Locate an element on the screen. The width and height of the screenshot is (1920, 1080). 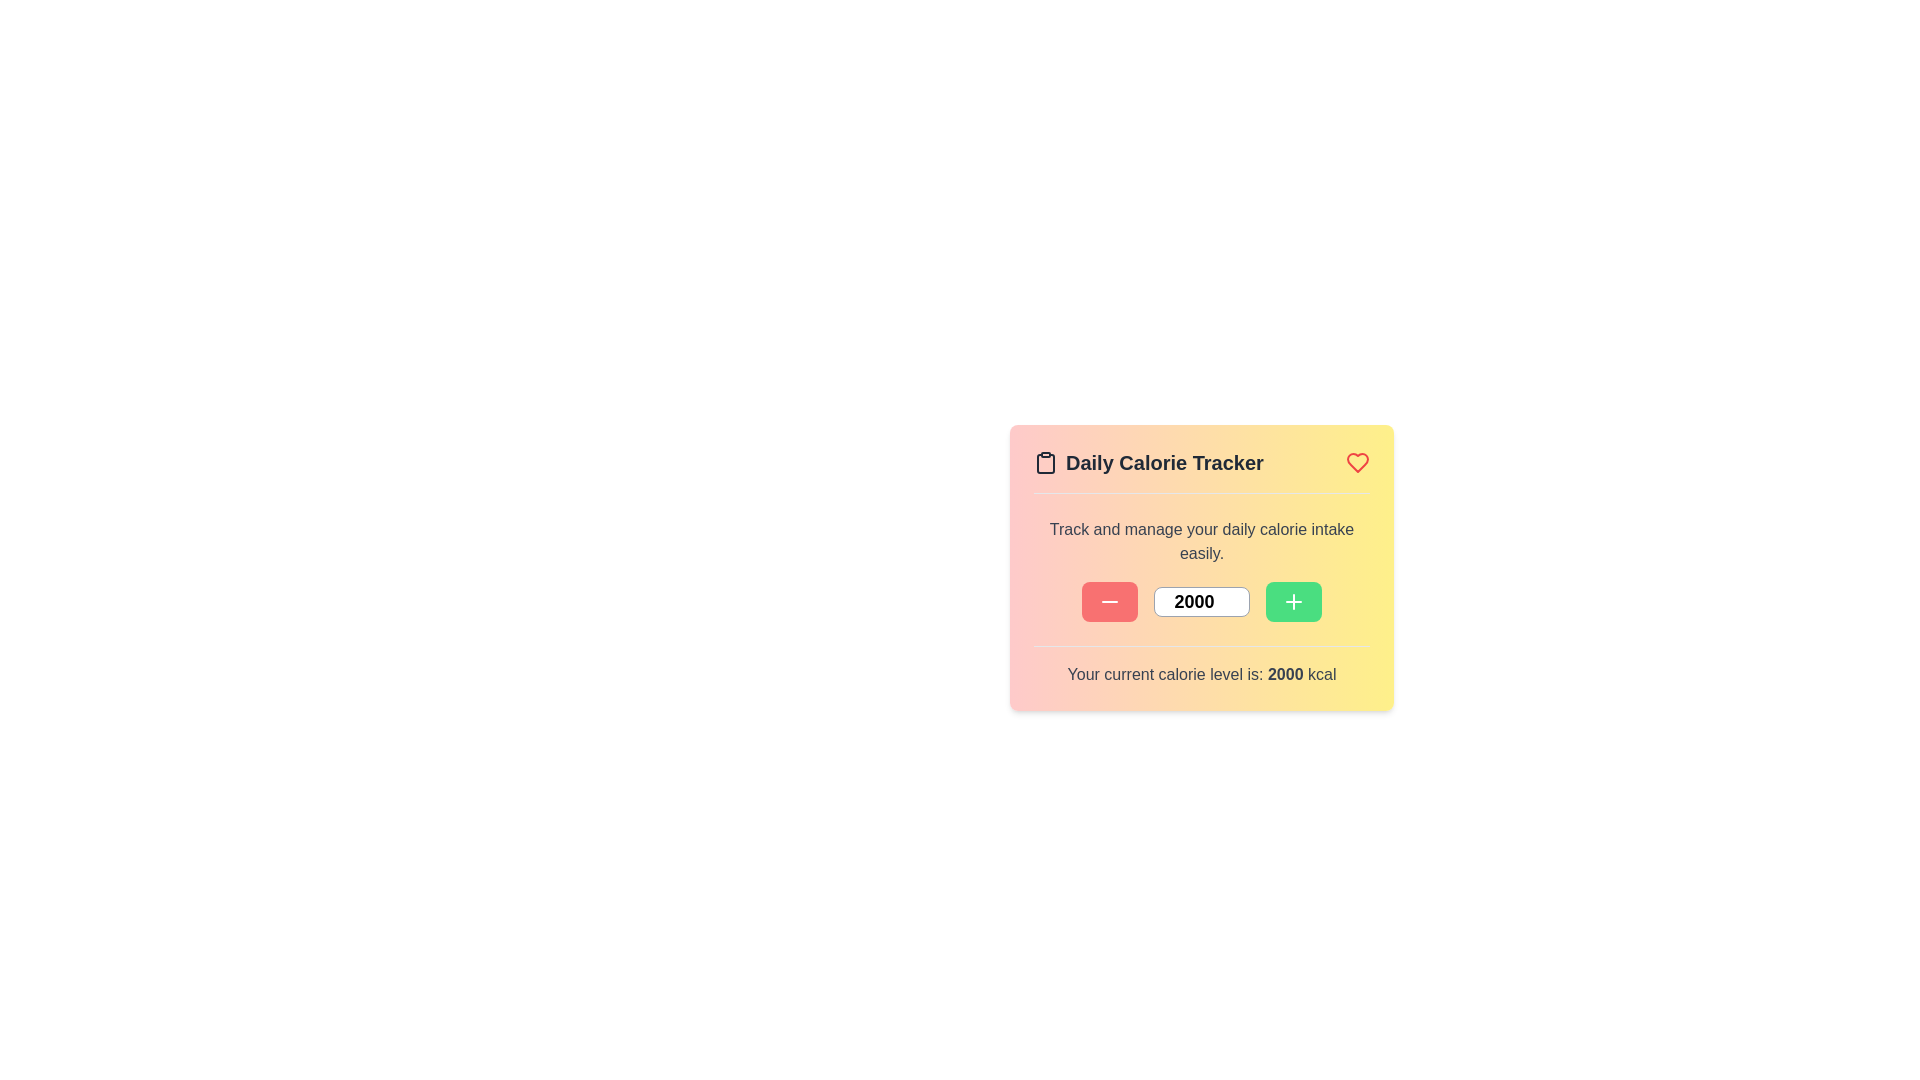
the heart-shaped icon located at the top right corner of the 'Daily Calorie Tracker' header, which serves as a decorative visual cue emphasizing care or health is located at coordinates (1358, 462).